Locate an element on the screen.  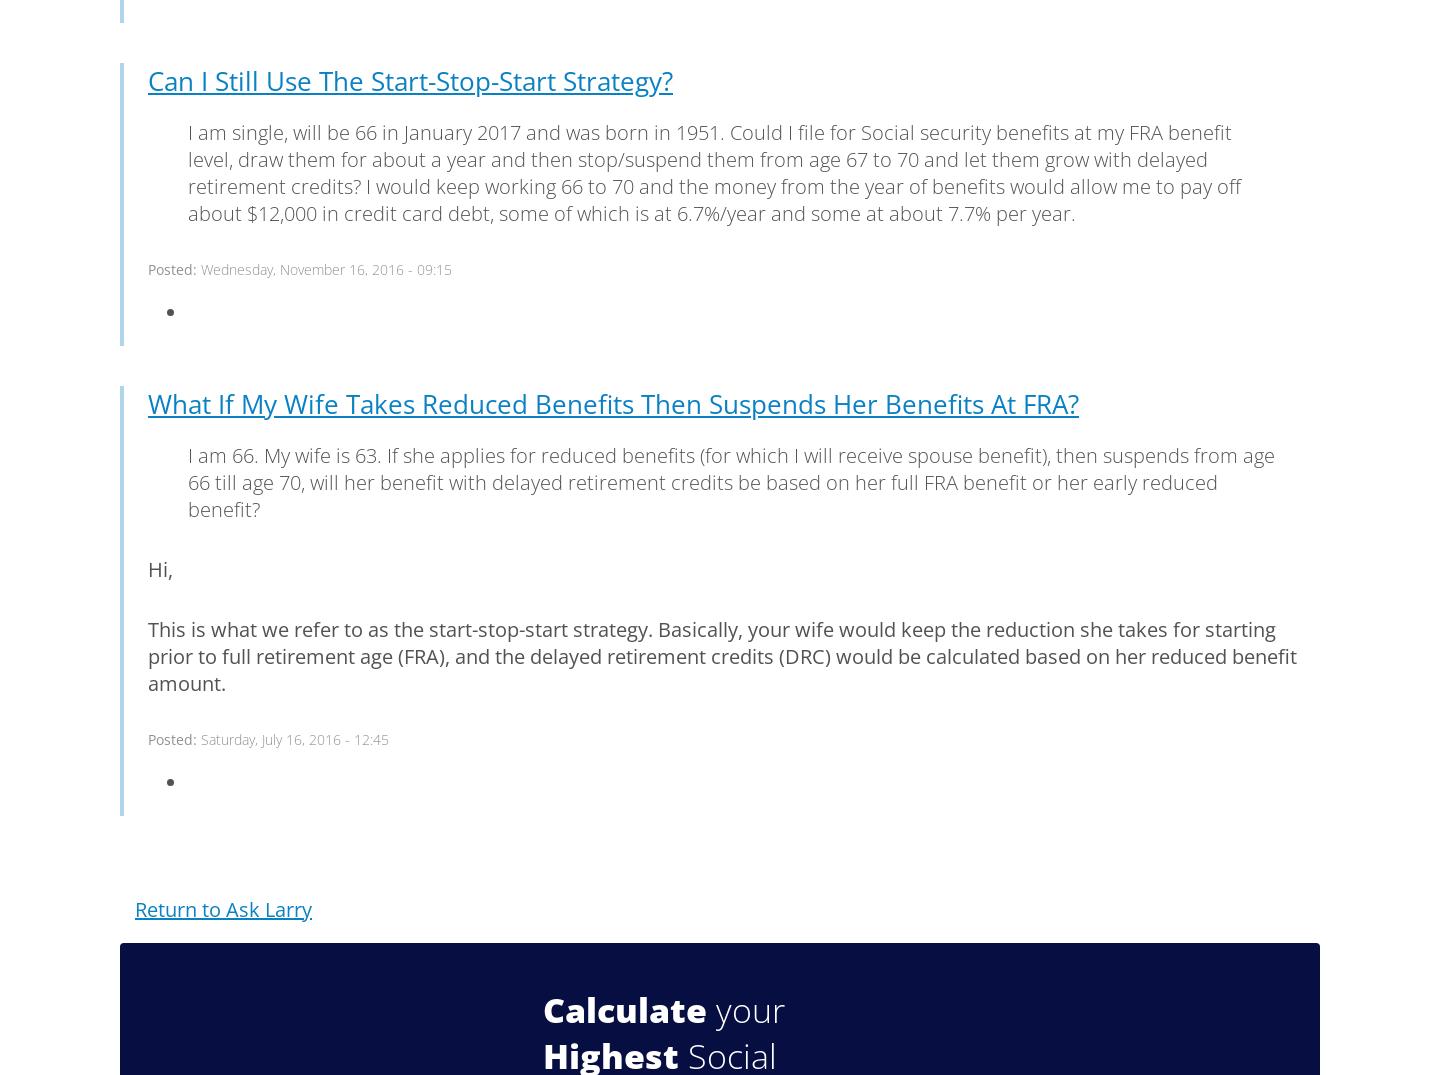
'Saturday, July 16, 2016 - 12:45' is located at coordinates (201, 738).